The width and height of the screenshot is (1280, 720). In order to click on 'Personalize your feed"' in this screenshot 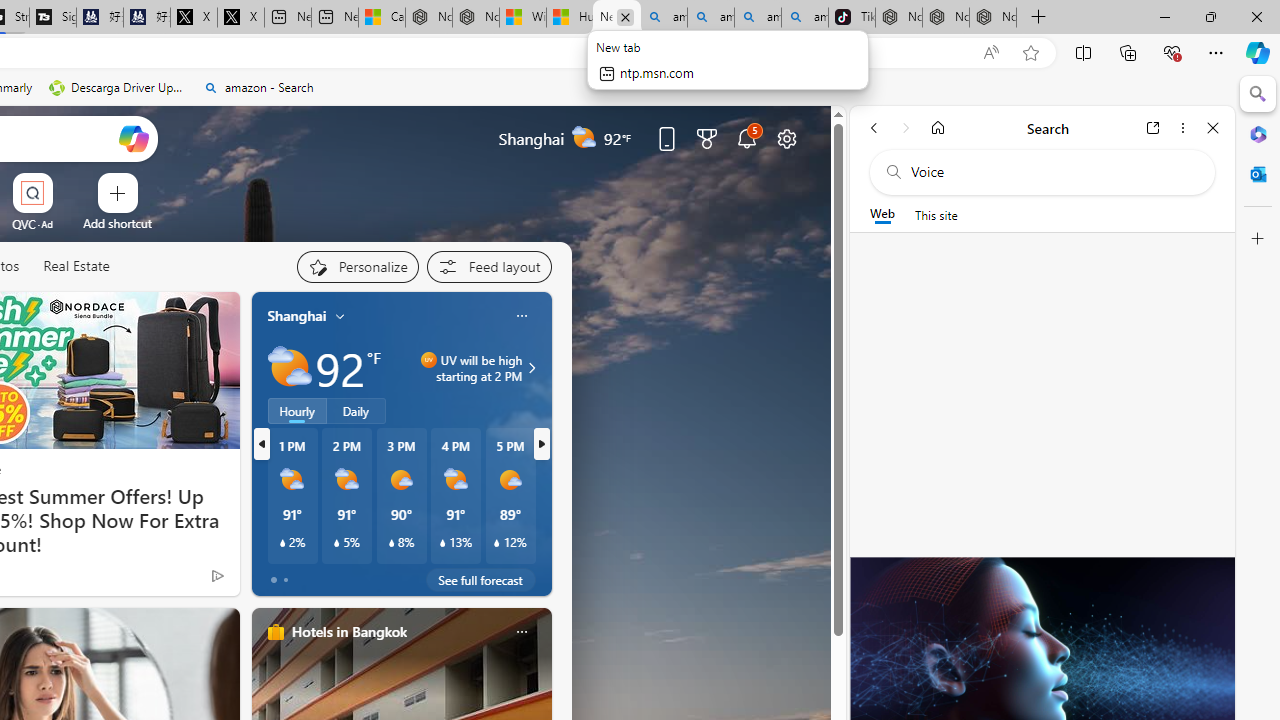, I will do `click(357, 266)`.